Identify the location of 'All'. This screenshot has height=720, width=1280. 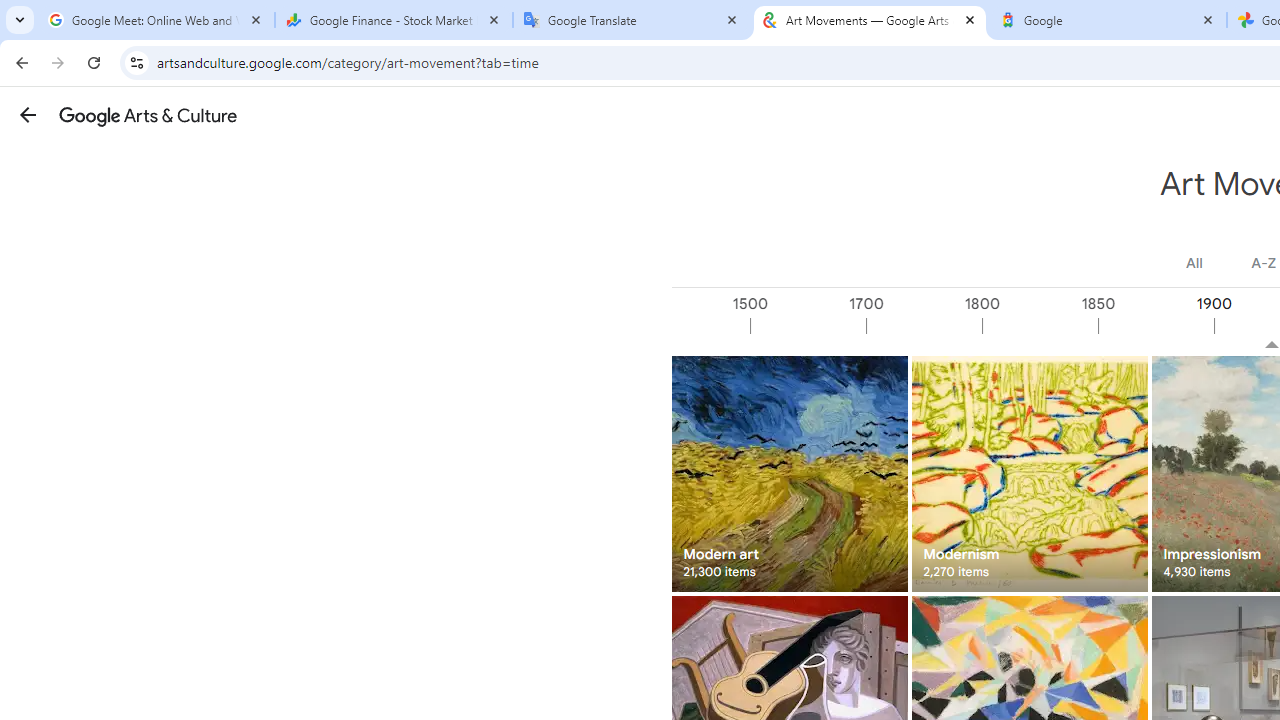
(1194, 262).